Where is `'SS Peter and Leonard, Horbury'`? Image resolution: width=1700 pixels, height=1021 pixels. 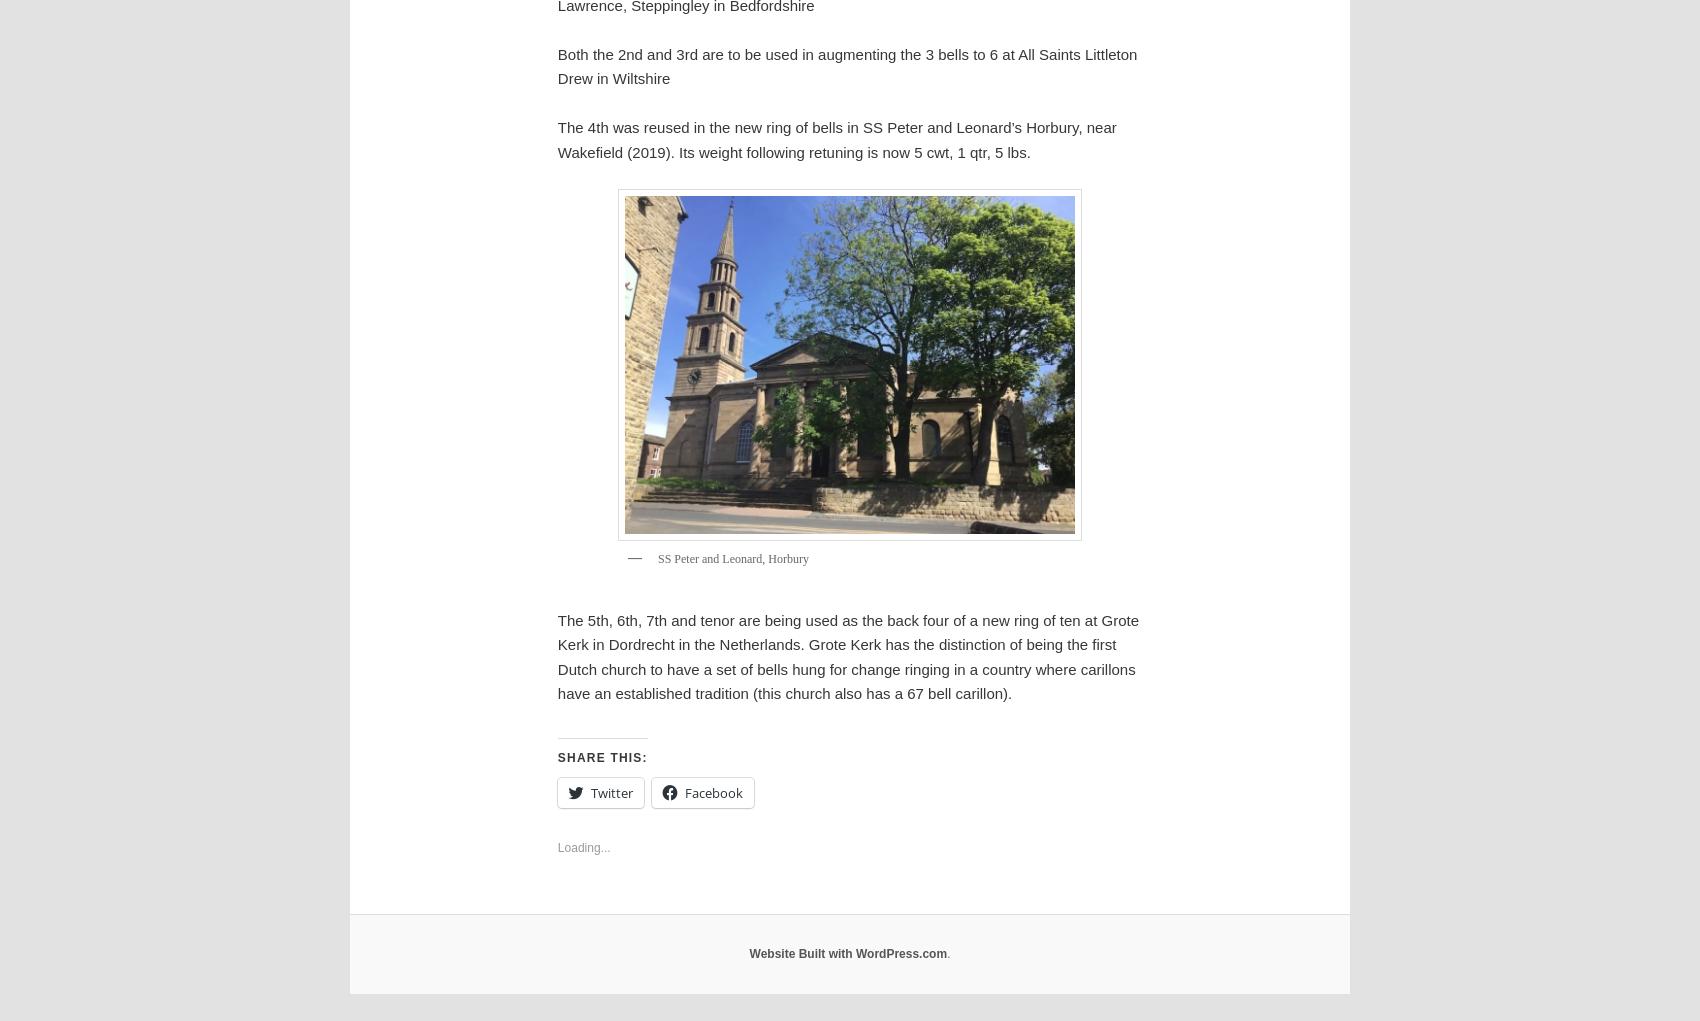 'SS Peter and Leonard, Horbury' is located at coordinates (732, 556).